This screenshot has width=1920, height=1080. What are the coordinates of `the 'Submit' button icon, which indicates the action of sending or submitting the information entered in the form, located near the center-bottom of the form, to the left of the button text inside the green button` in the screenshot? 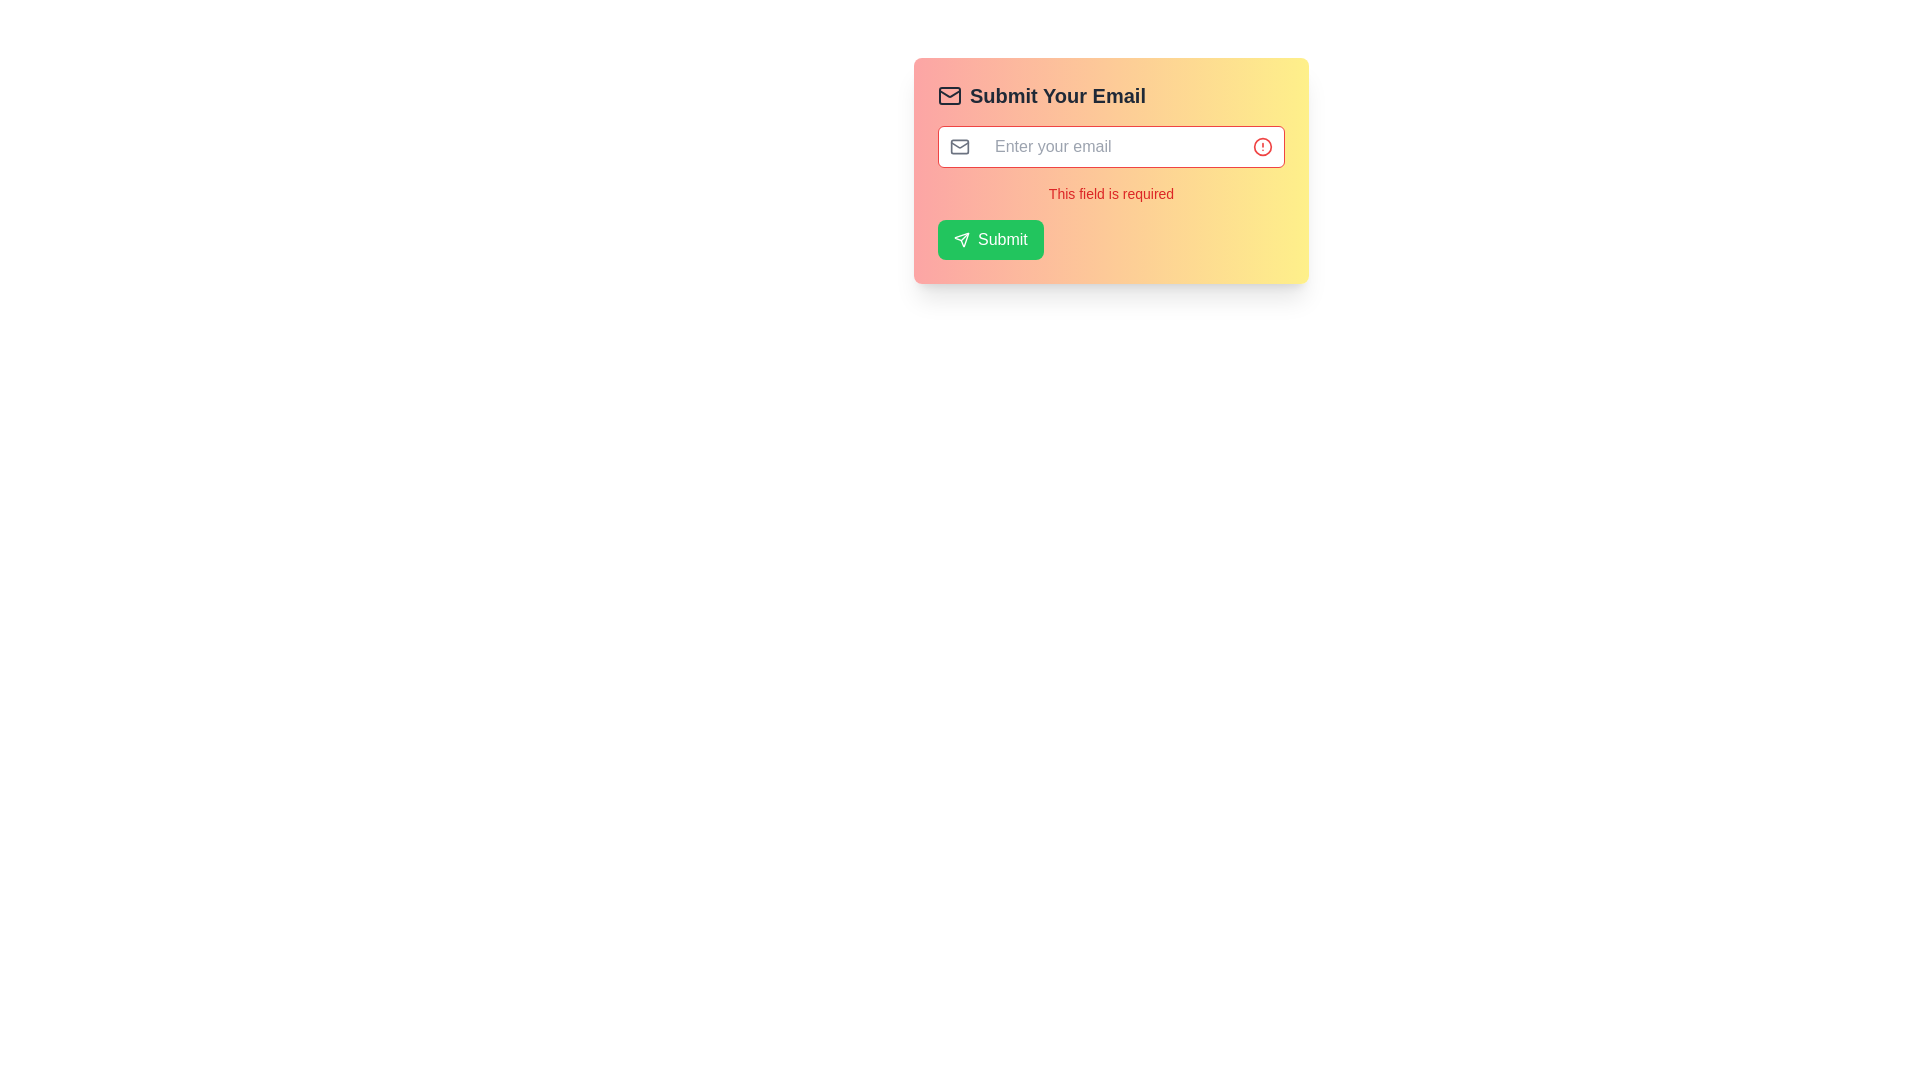 It's located at (961, 238).